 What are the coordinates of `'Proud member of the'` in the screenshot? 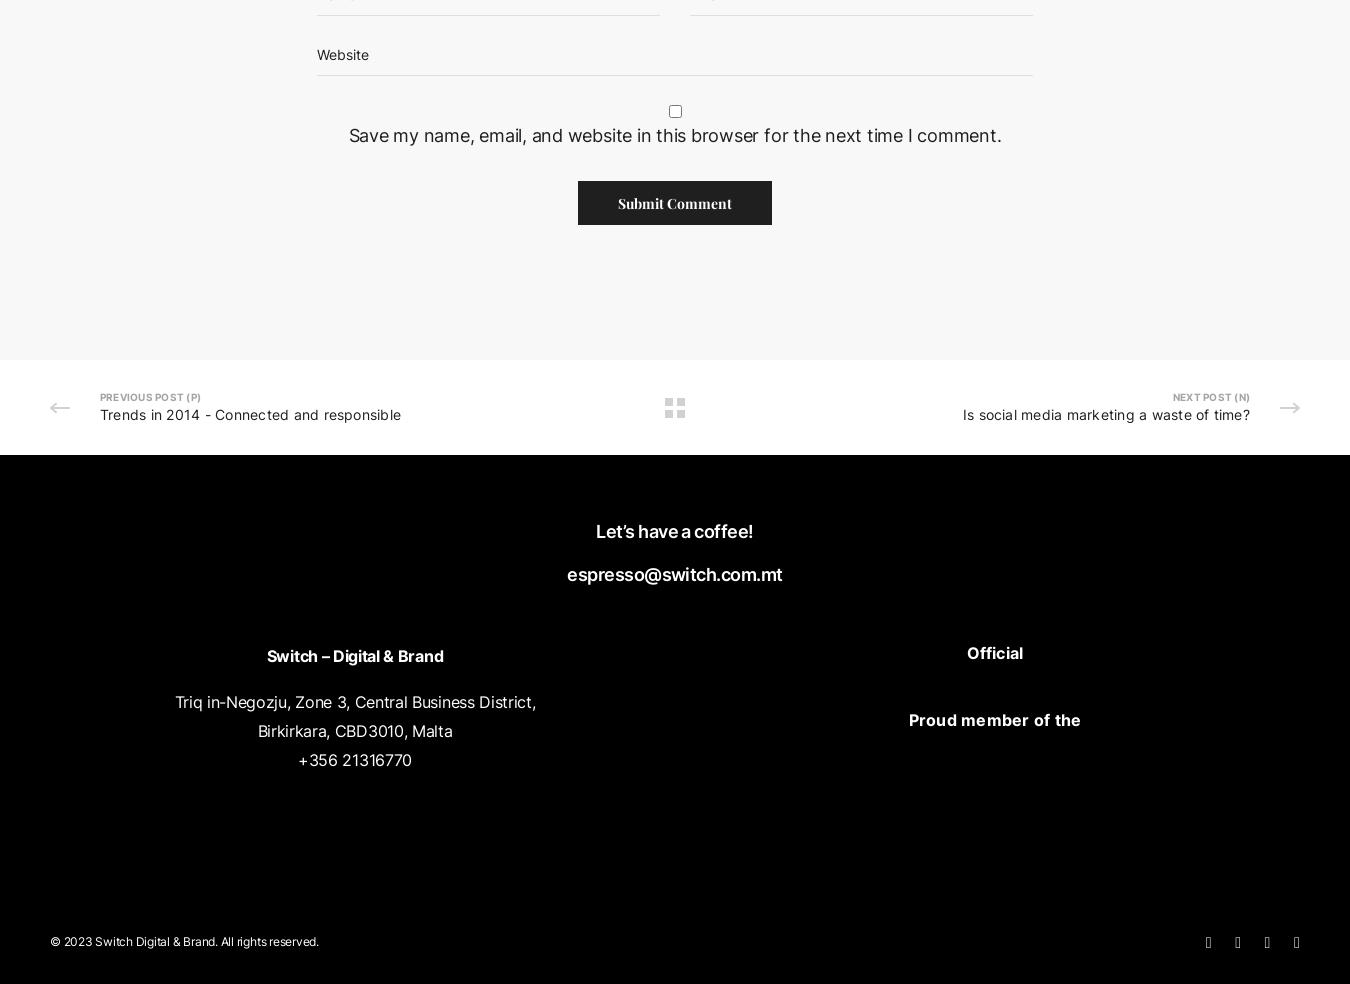 It's located at (993, 719).